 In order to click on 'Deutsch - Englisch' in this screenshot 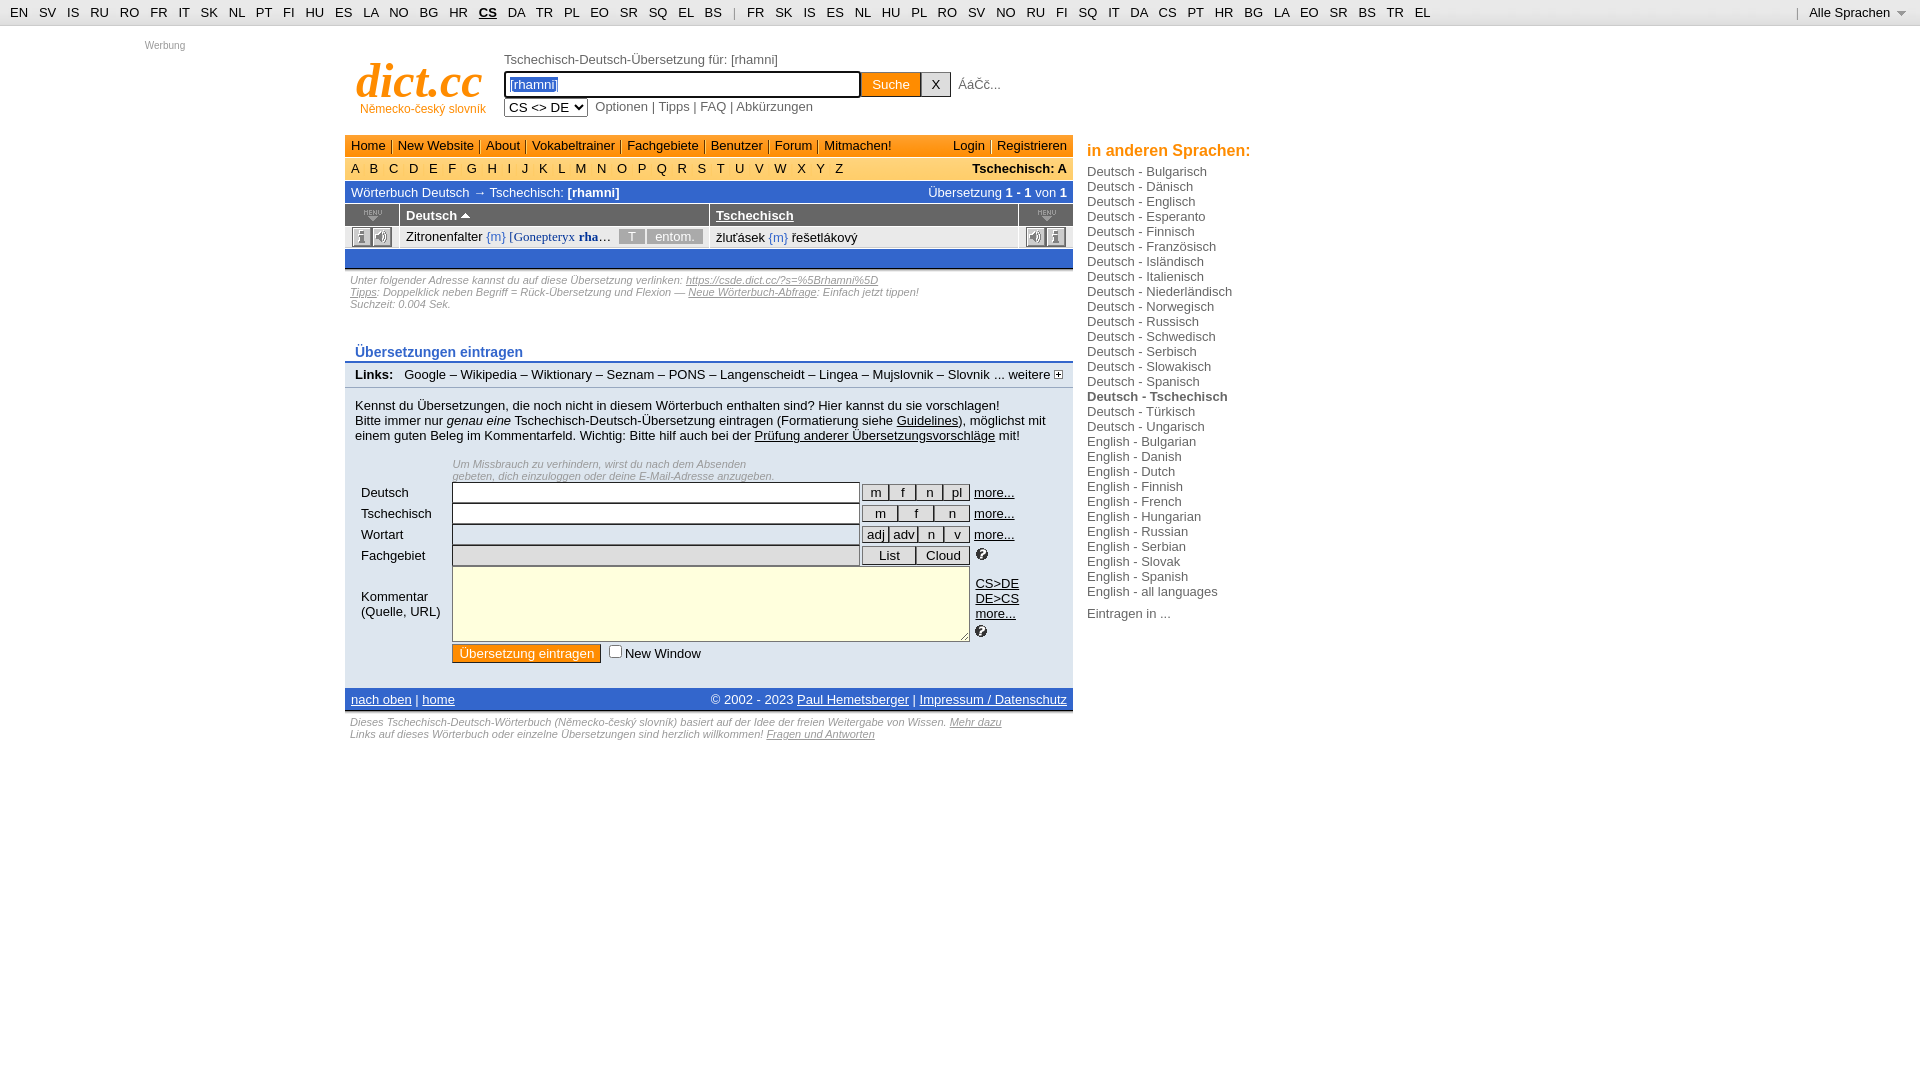, I will do `click(1141, 201)`.